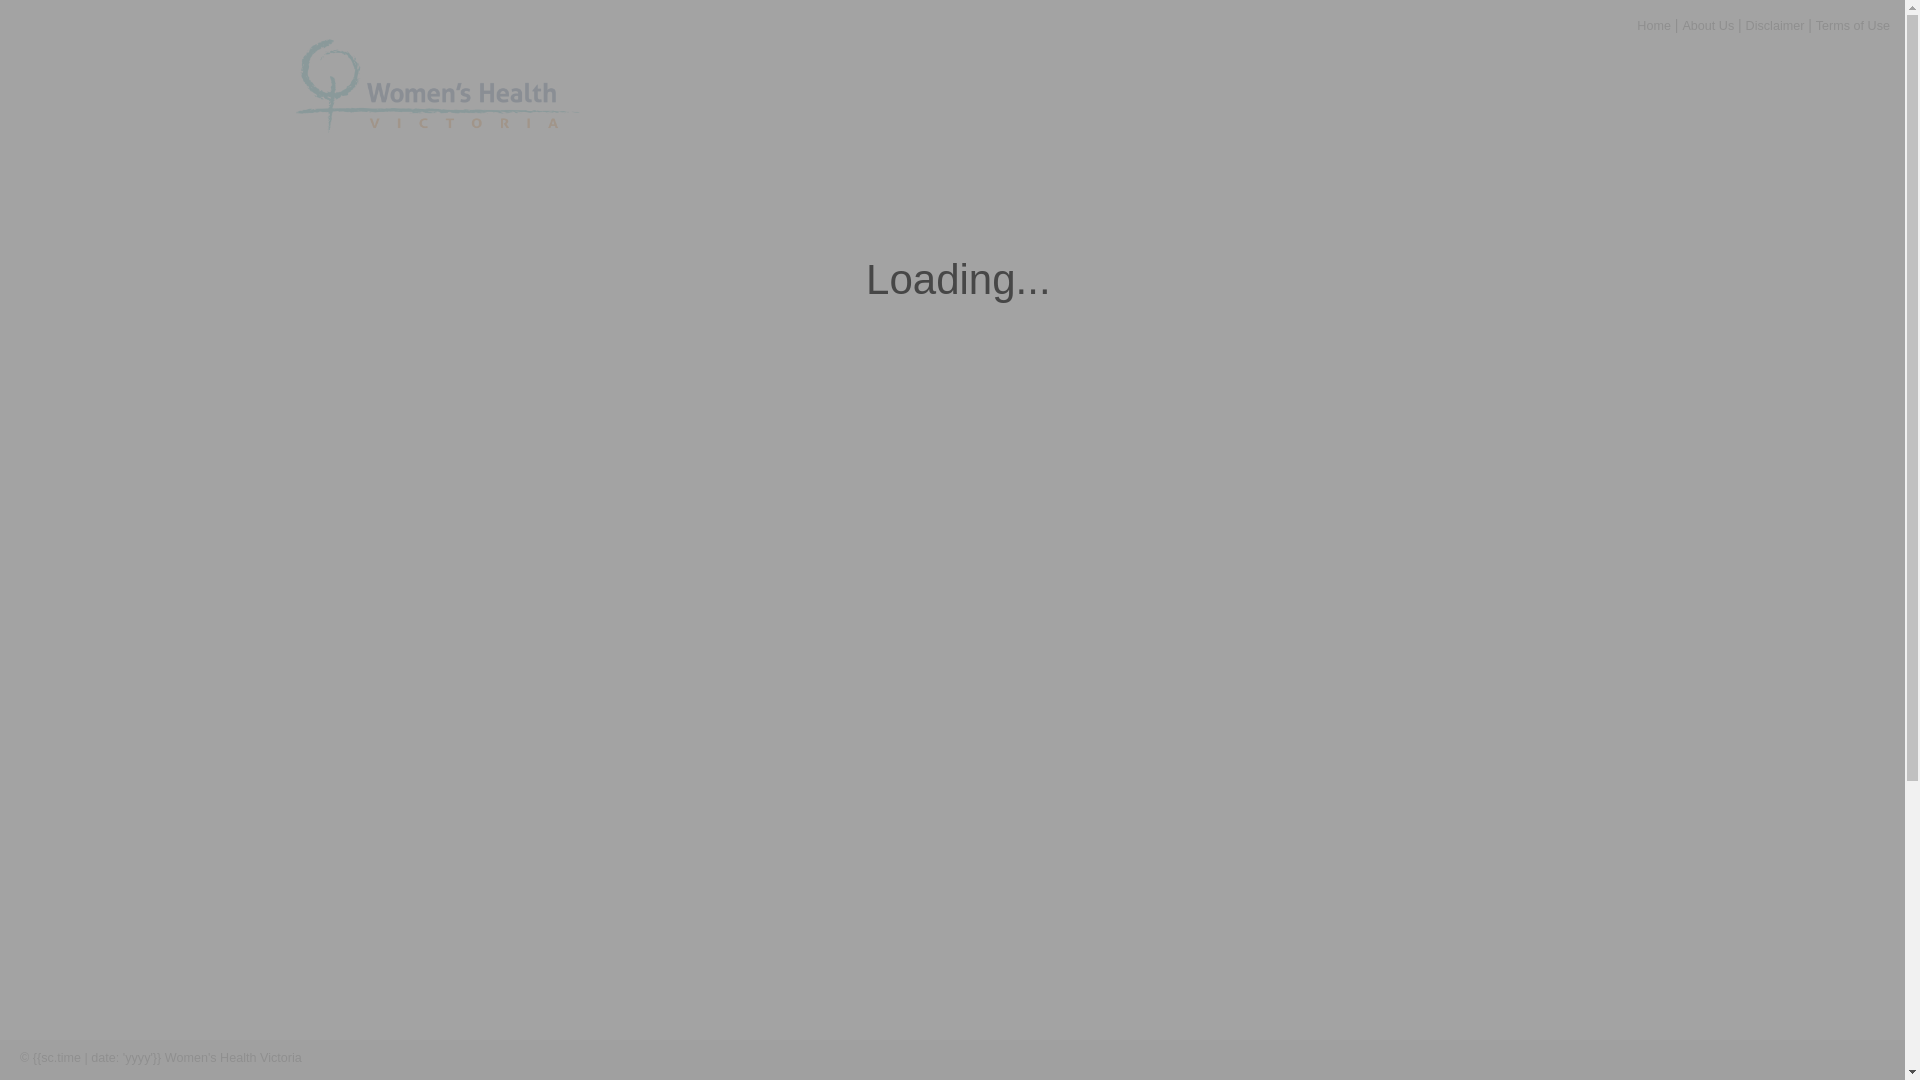 Image resolution: width=1920 pixels, height=1080 pixels. Describe the element at coordinates (1707, 26) in the screenshot. I see `'About Us'` at that location.